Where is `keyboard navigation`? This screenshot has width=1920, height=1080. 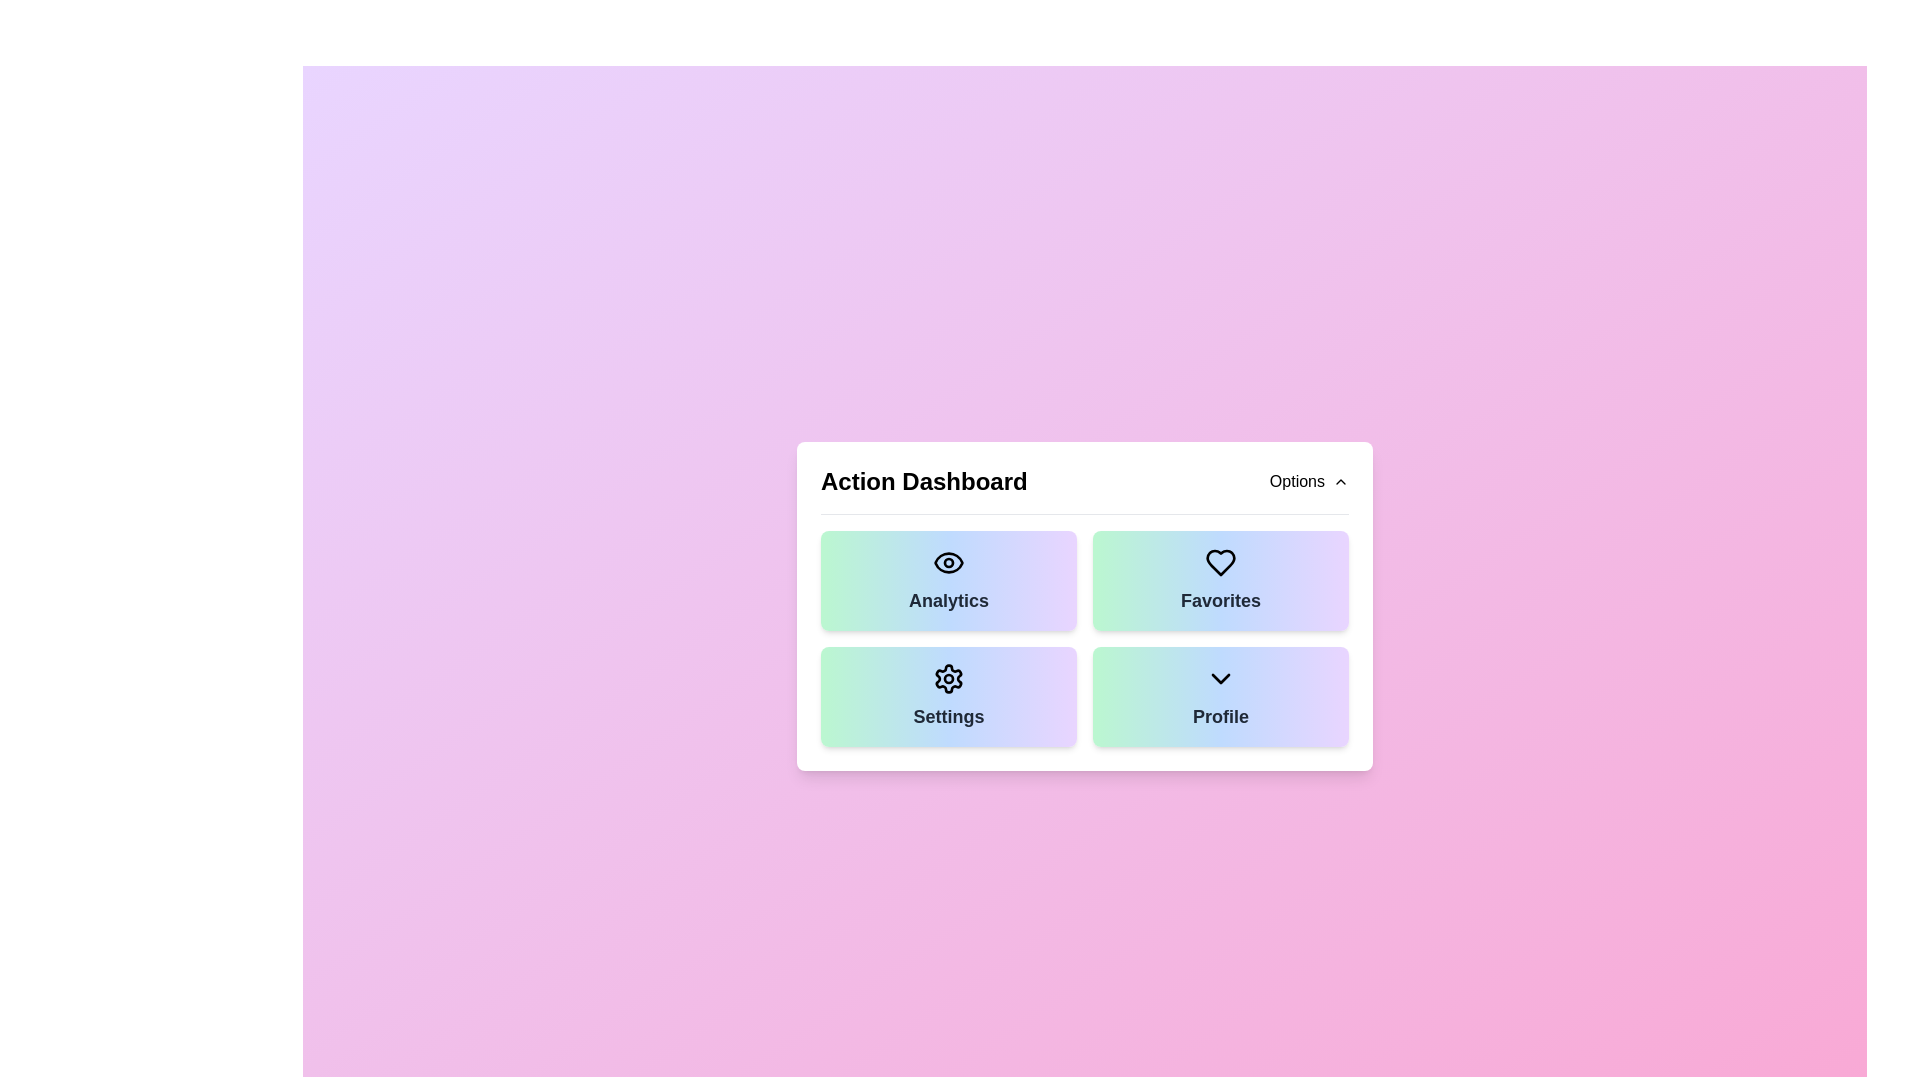
keyboard navigation is located at coordinates (948, 562).